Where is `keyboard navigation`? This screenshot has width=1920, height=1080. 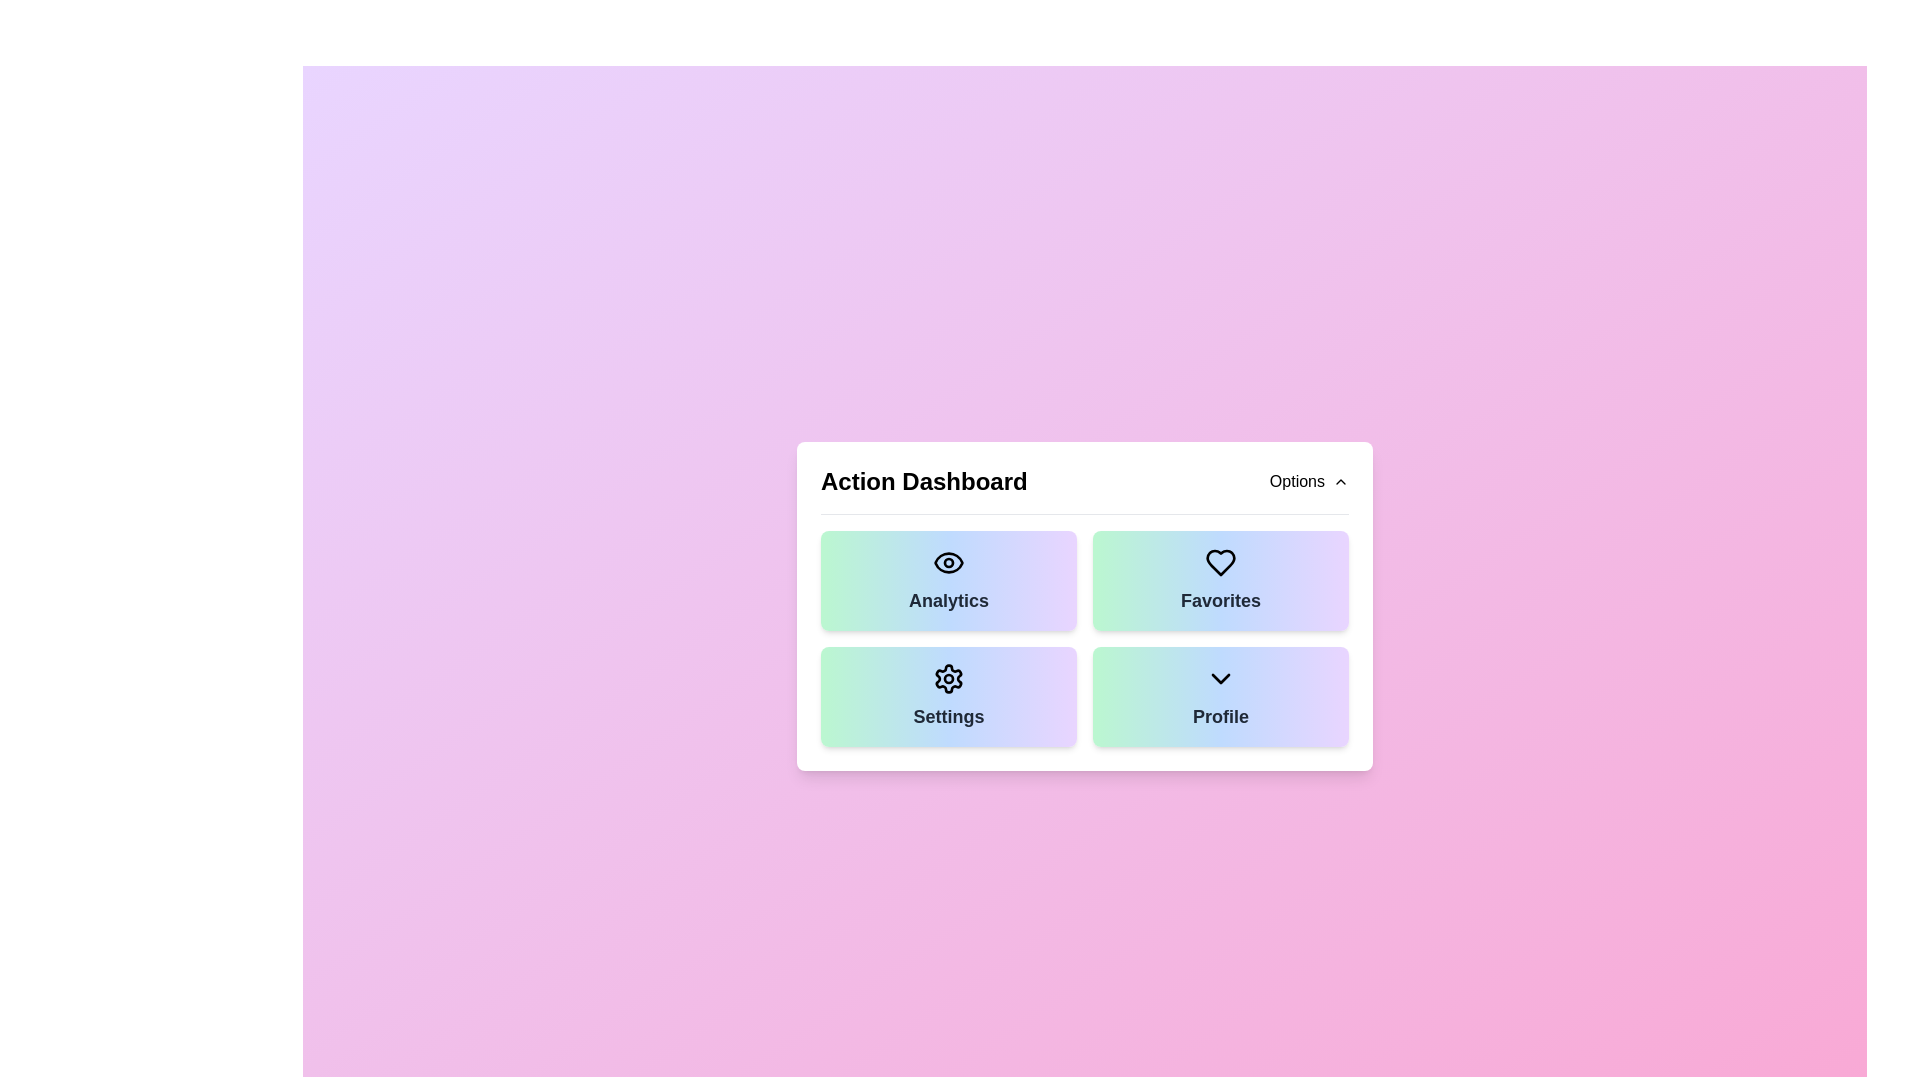
keyboard navigation is located at coordinates (948, 562).